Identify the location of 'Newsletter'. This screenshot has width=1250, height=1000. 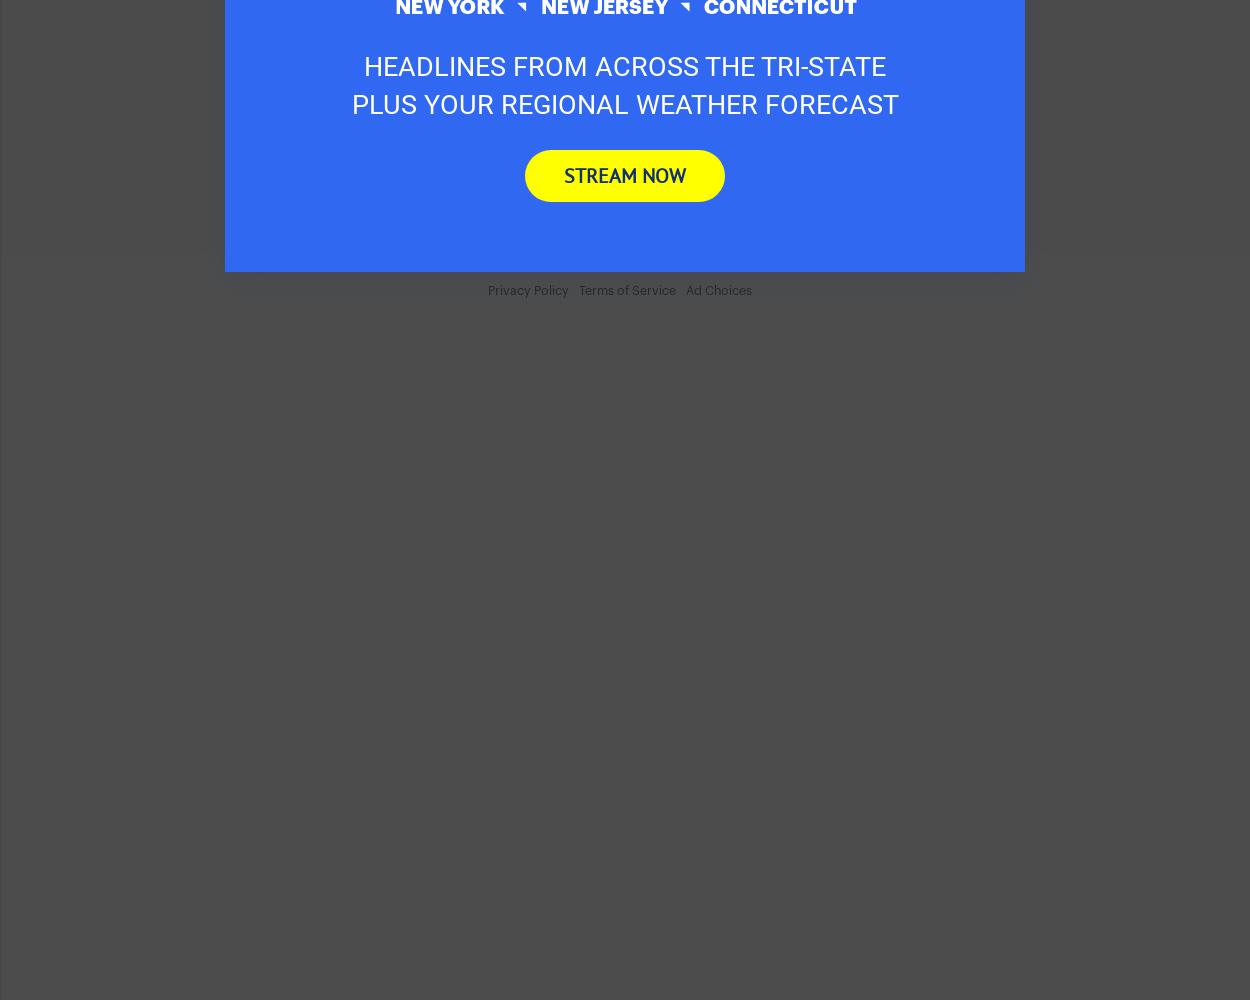
(254, 74).